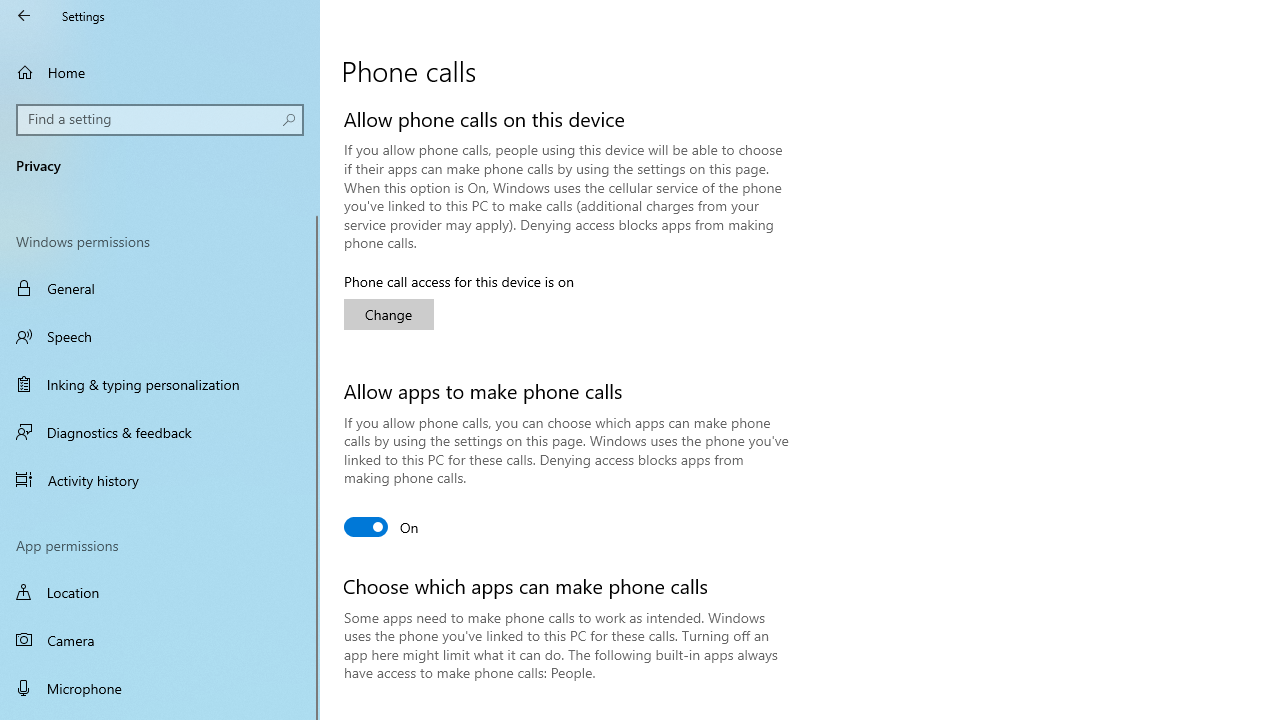 This screenshot has width=1280, height=720. Describe the element at coordinates (160, 384) in the screenshot. I see `'Inking & typing personalization'` at that location.